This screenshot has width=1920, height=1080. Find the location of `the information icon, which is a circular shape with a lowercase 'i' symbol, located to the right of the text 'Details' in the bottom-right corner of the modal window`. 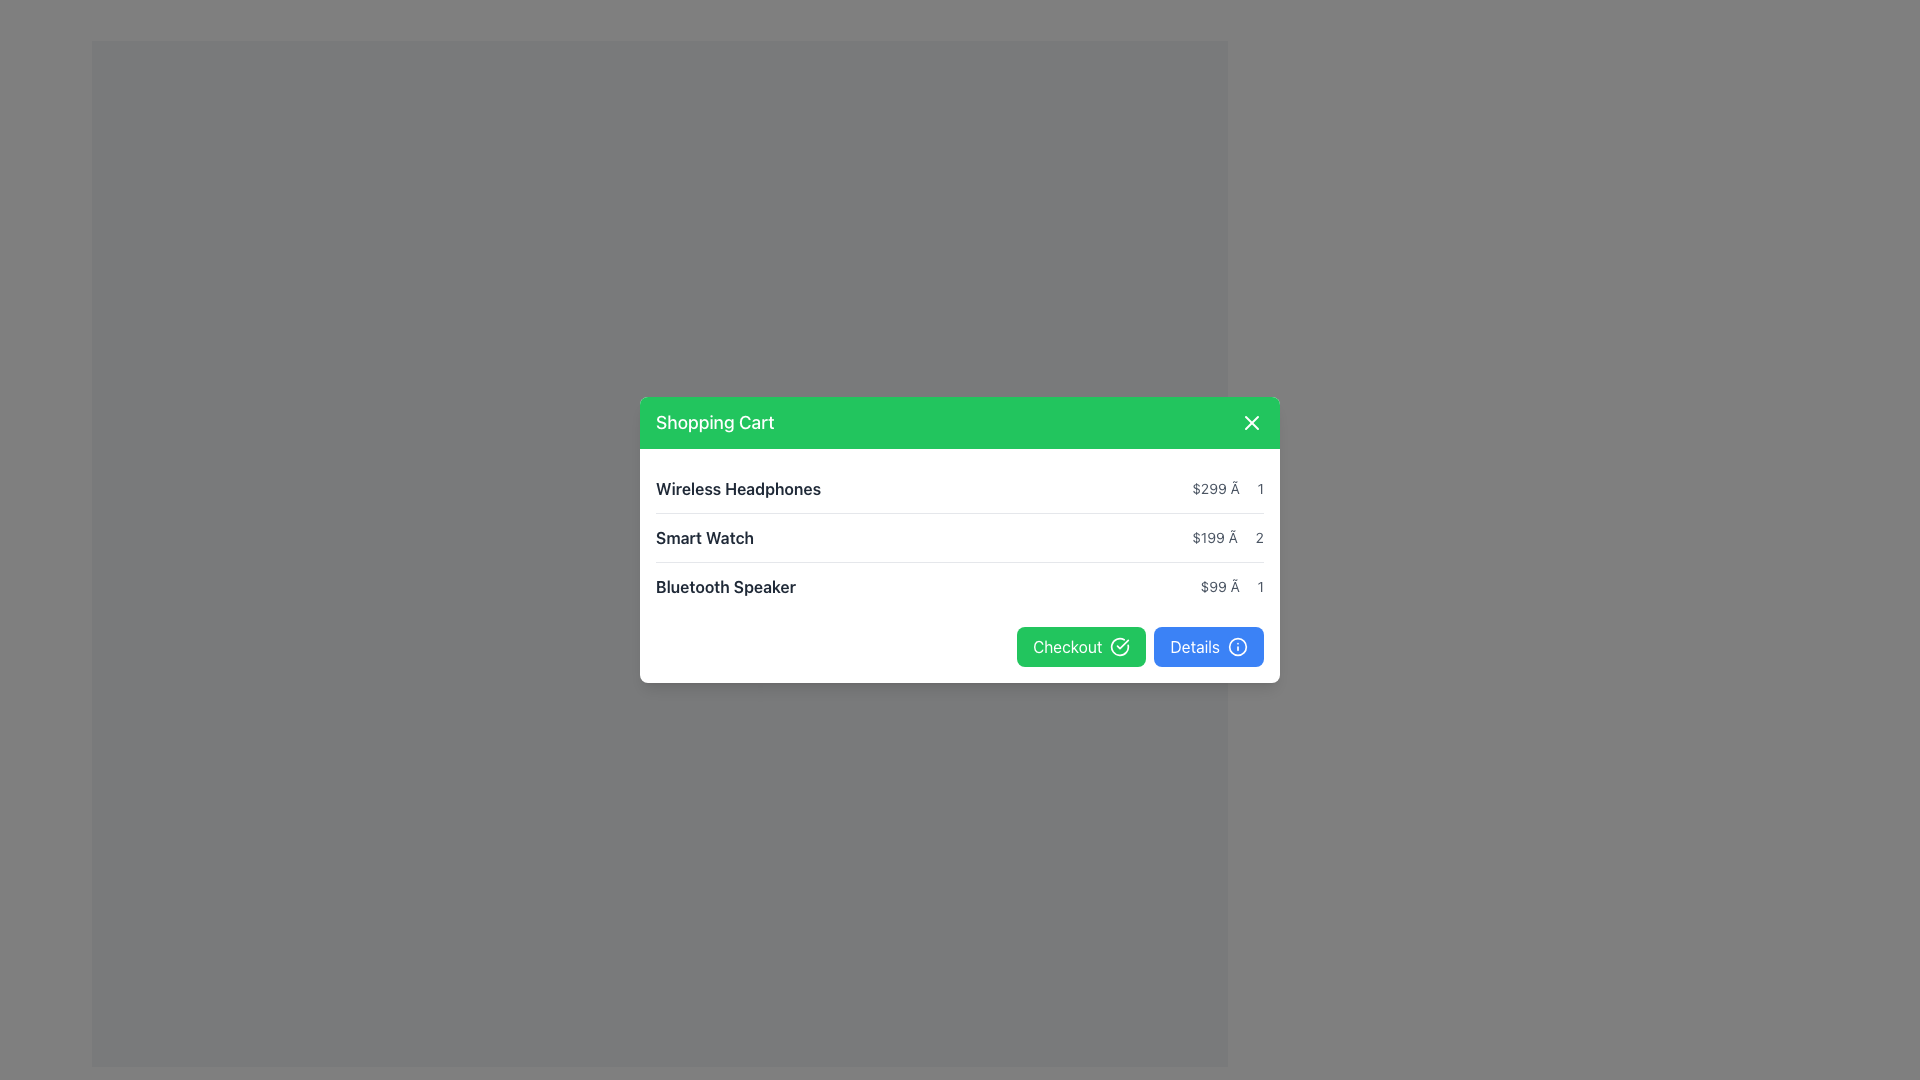

the information icon, which is a circular shape with a lowercase 'i' symbol, located to the right of the text 'Details' in the bottom-right corner of the modal window is located at coordinates (1237, 647).